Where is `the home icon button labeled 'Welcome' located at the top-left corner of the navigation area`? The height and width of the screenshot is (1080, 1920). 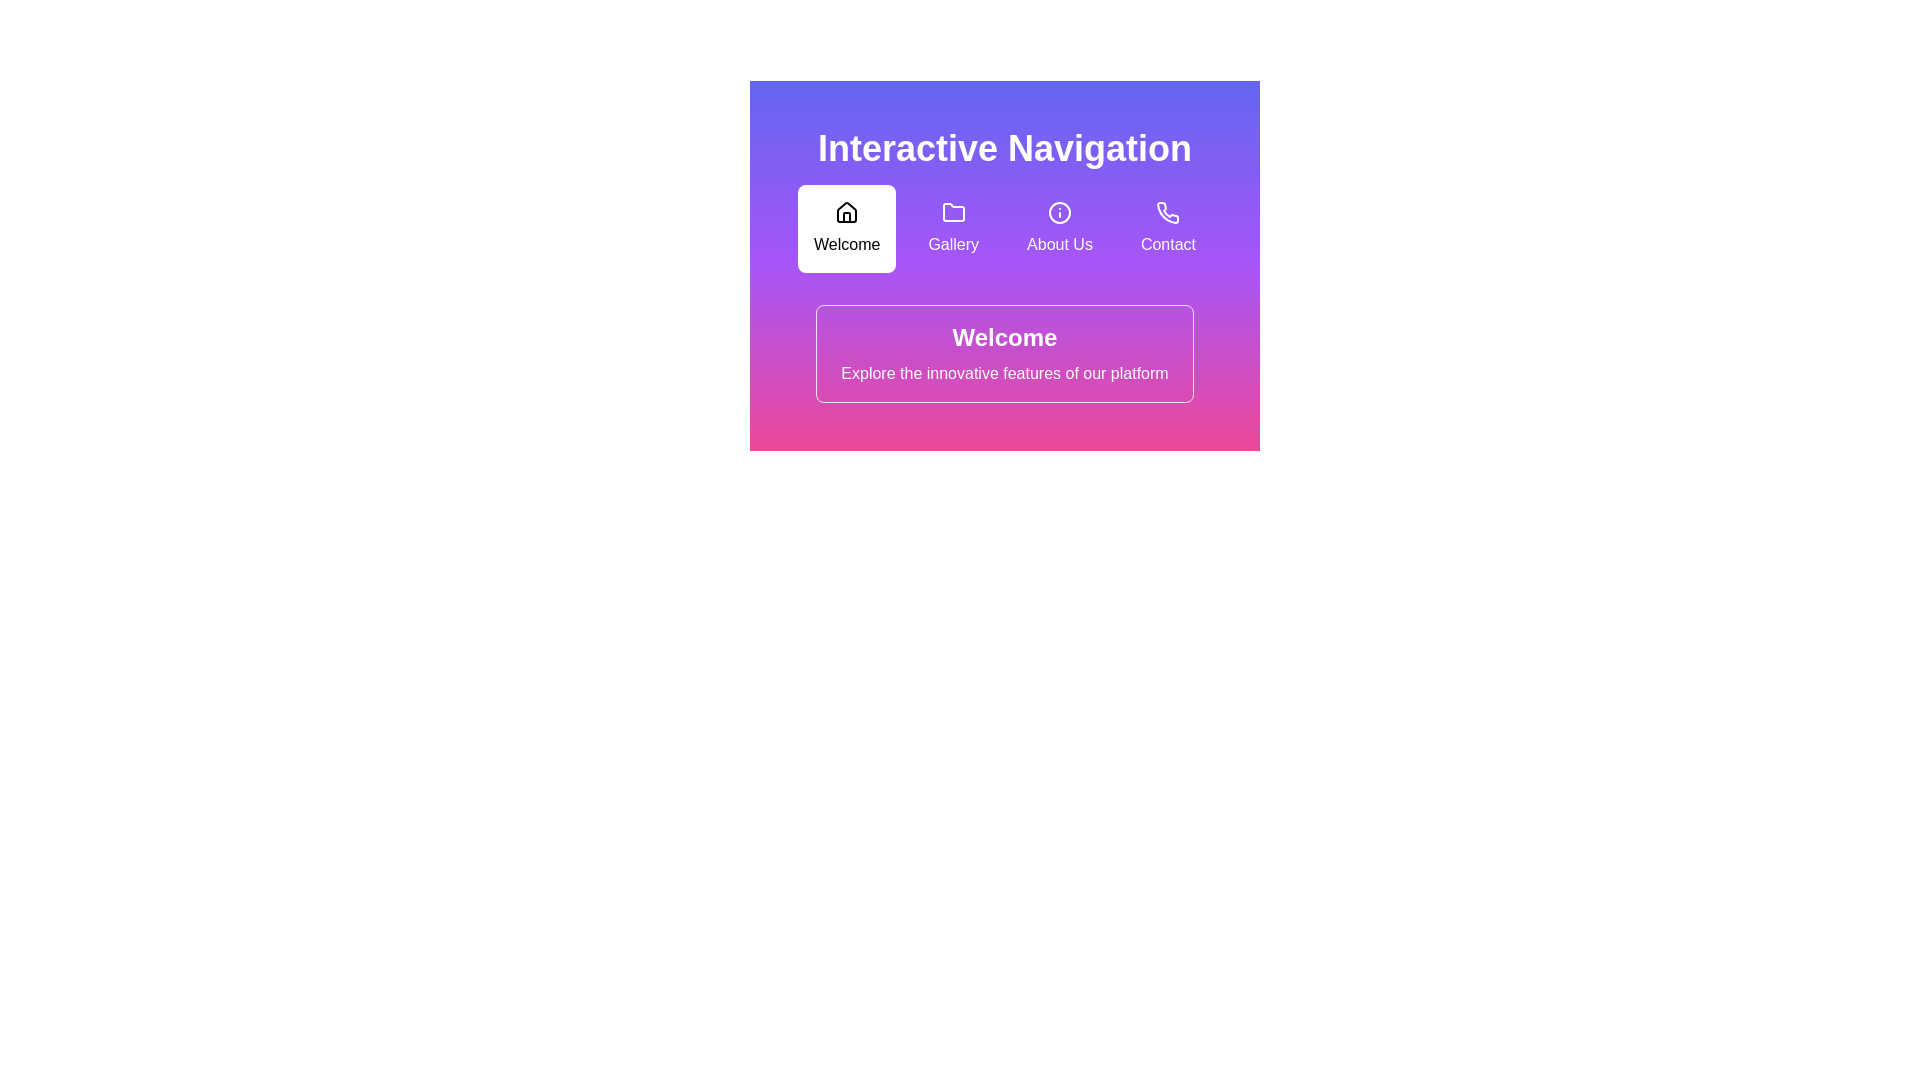
the home icon button labeled 'Welcome' located at the top-left corner of the navigation area is located at coordinates (847, 212).